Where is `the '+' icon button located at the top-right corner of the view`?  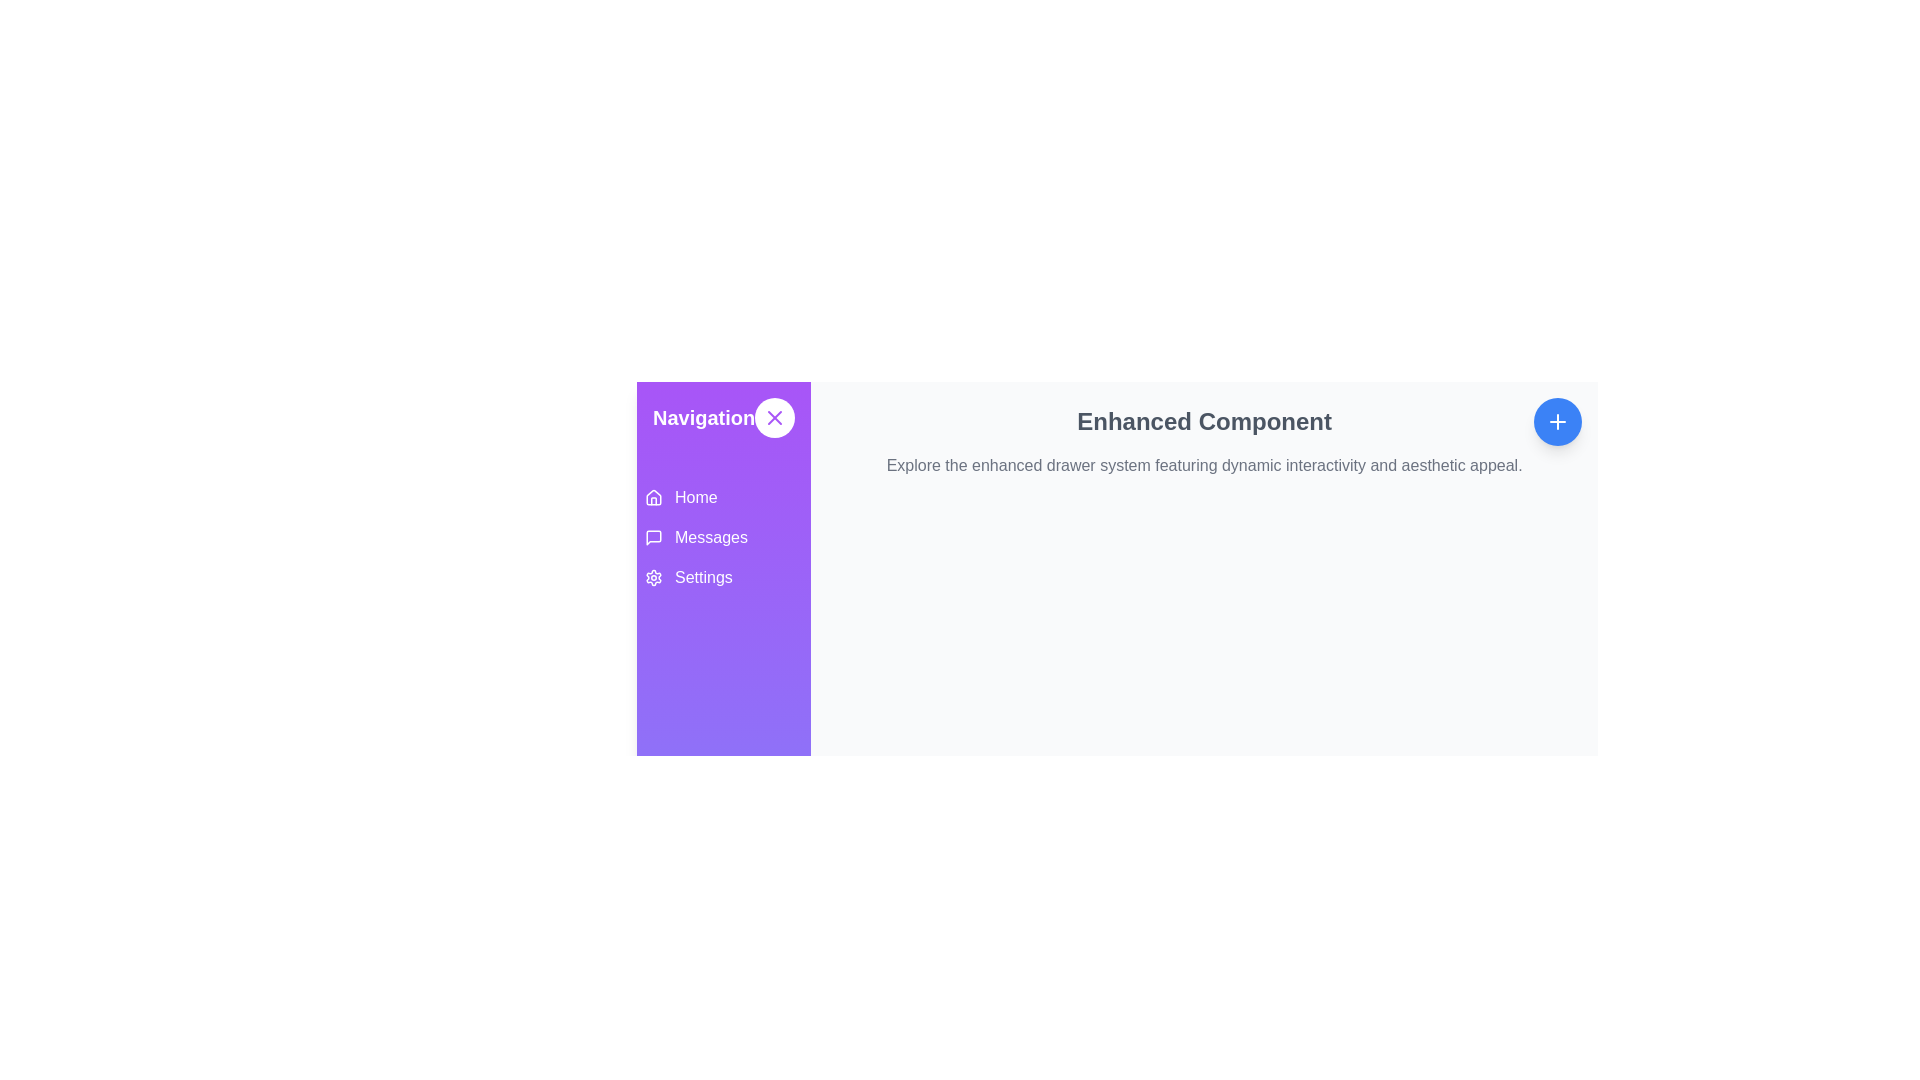 the '+' icon button located at the top-right corner of the view is located at coordinates (1557, 420).